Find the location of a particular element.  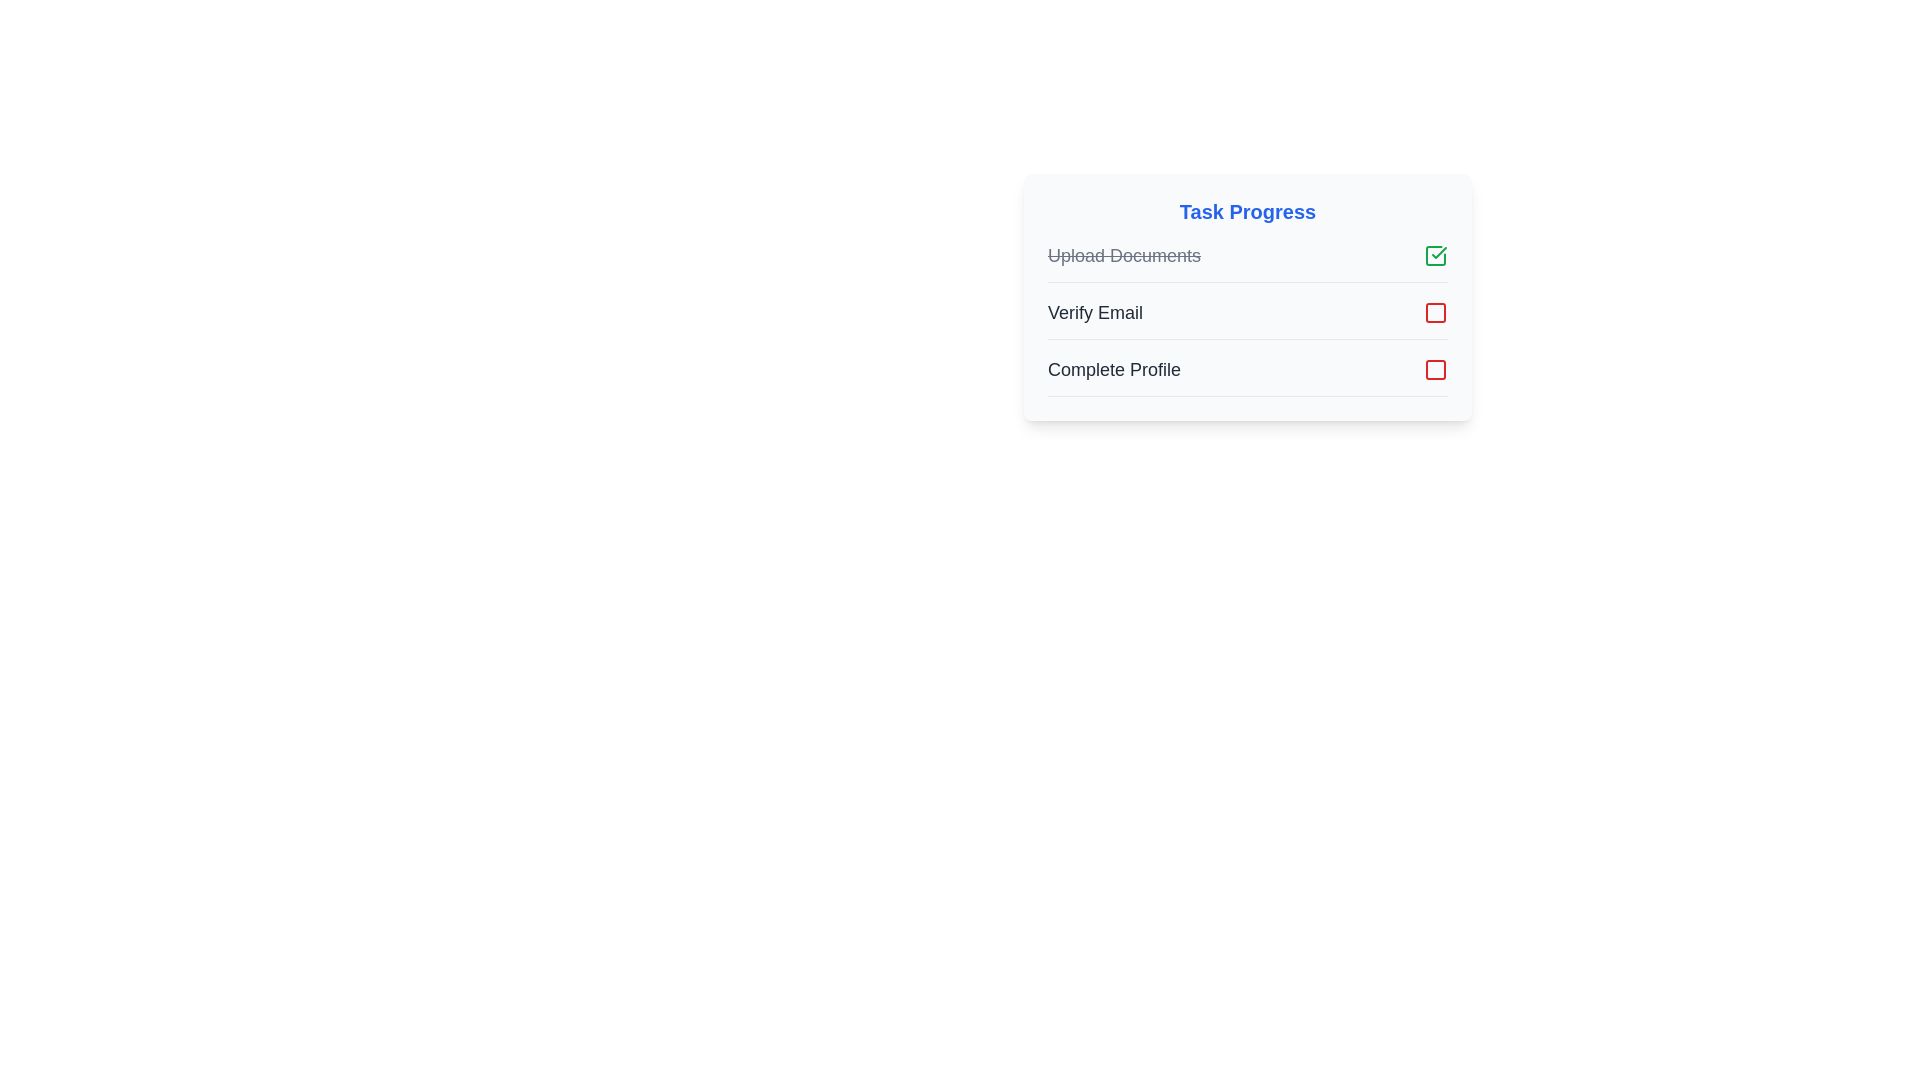

the 'Complete Profile' task item checkbox is located at coordinates (1247, 376).